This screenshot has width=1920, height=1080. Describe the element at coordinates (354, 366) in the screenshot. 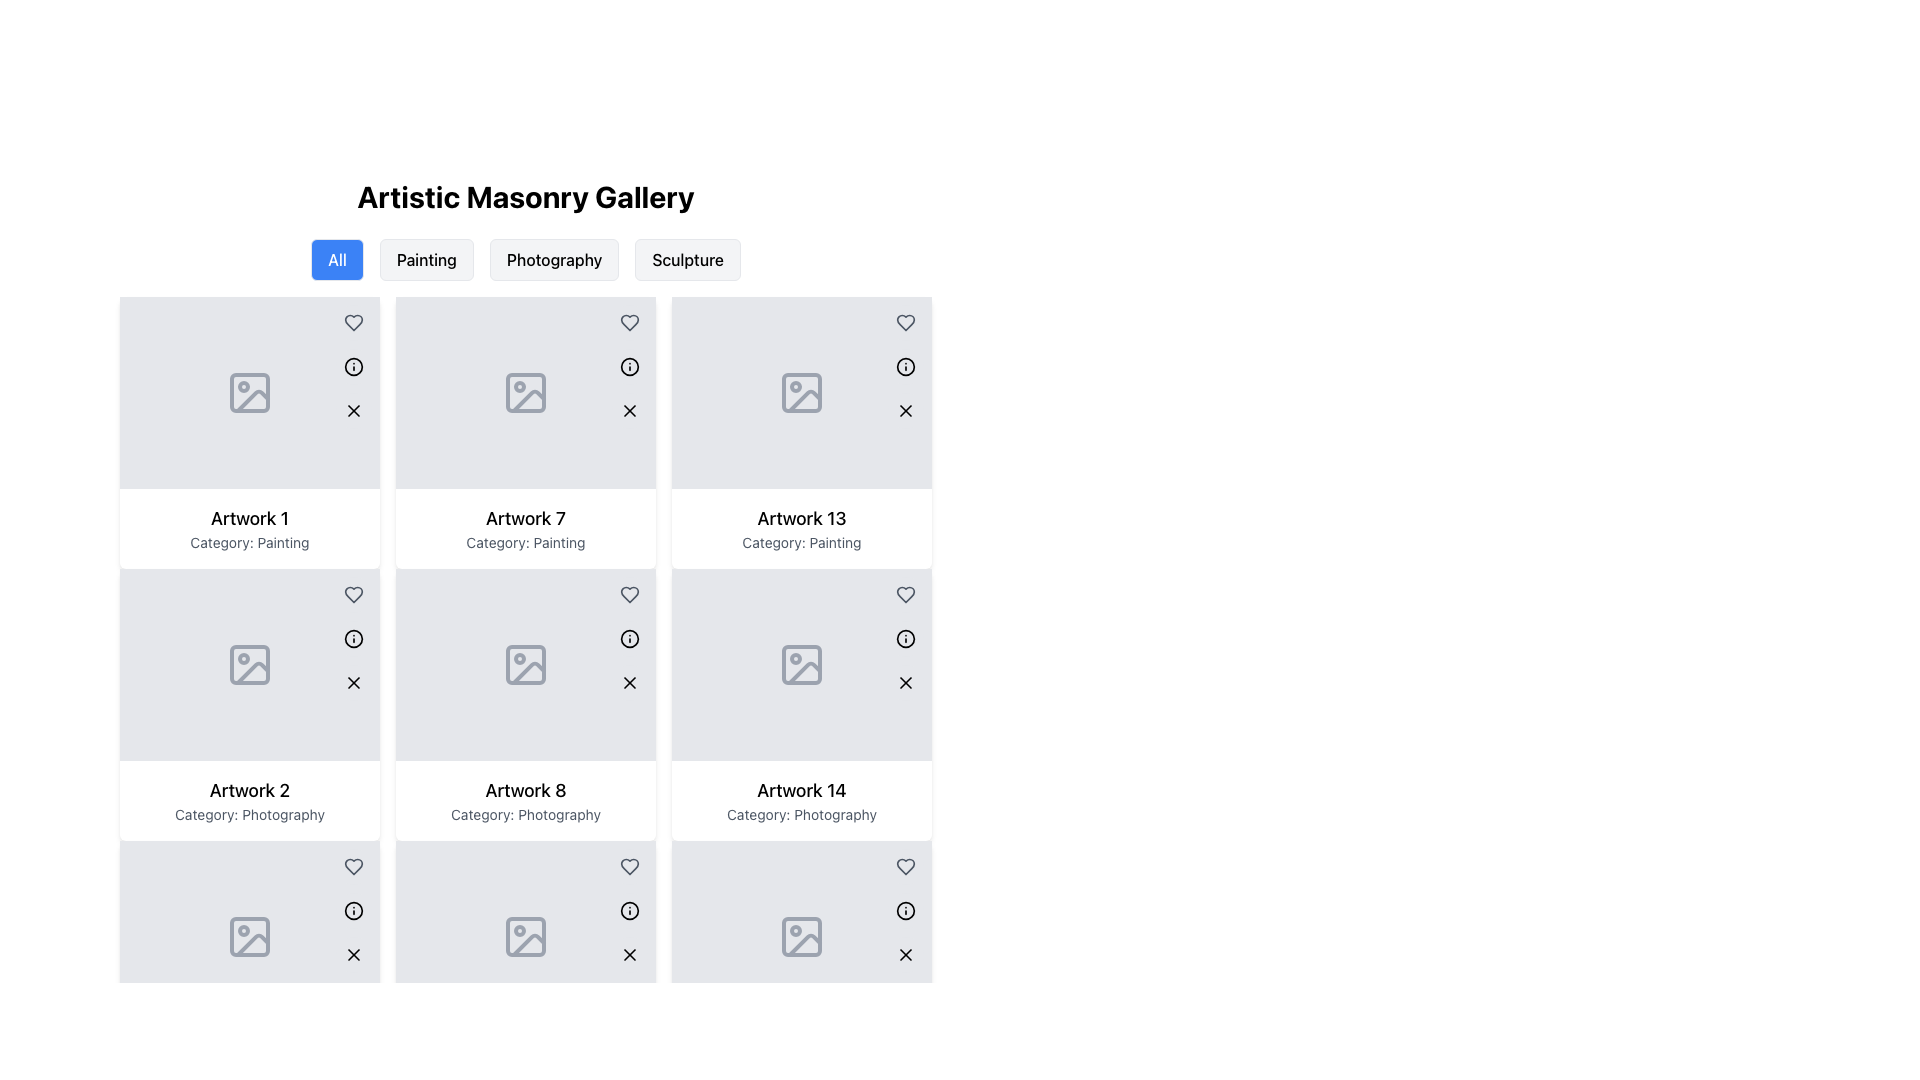

I see `the circular 'i' icon located in the top-right of the 'Artwork 7' card` at that location.